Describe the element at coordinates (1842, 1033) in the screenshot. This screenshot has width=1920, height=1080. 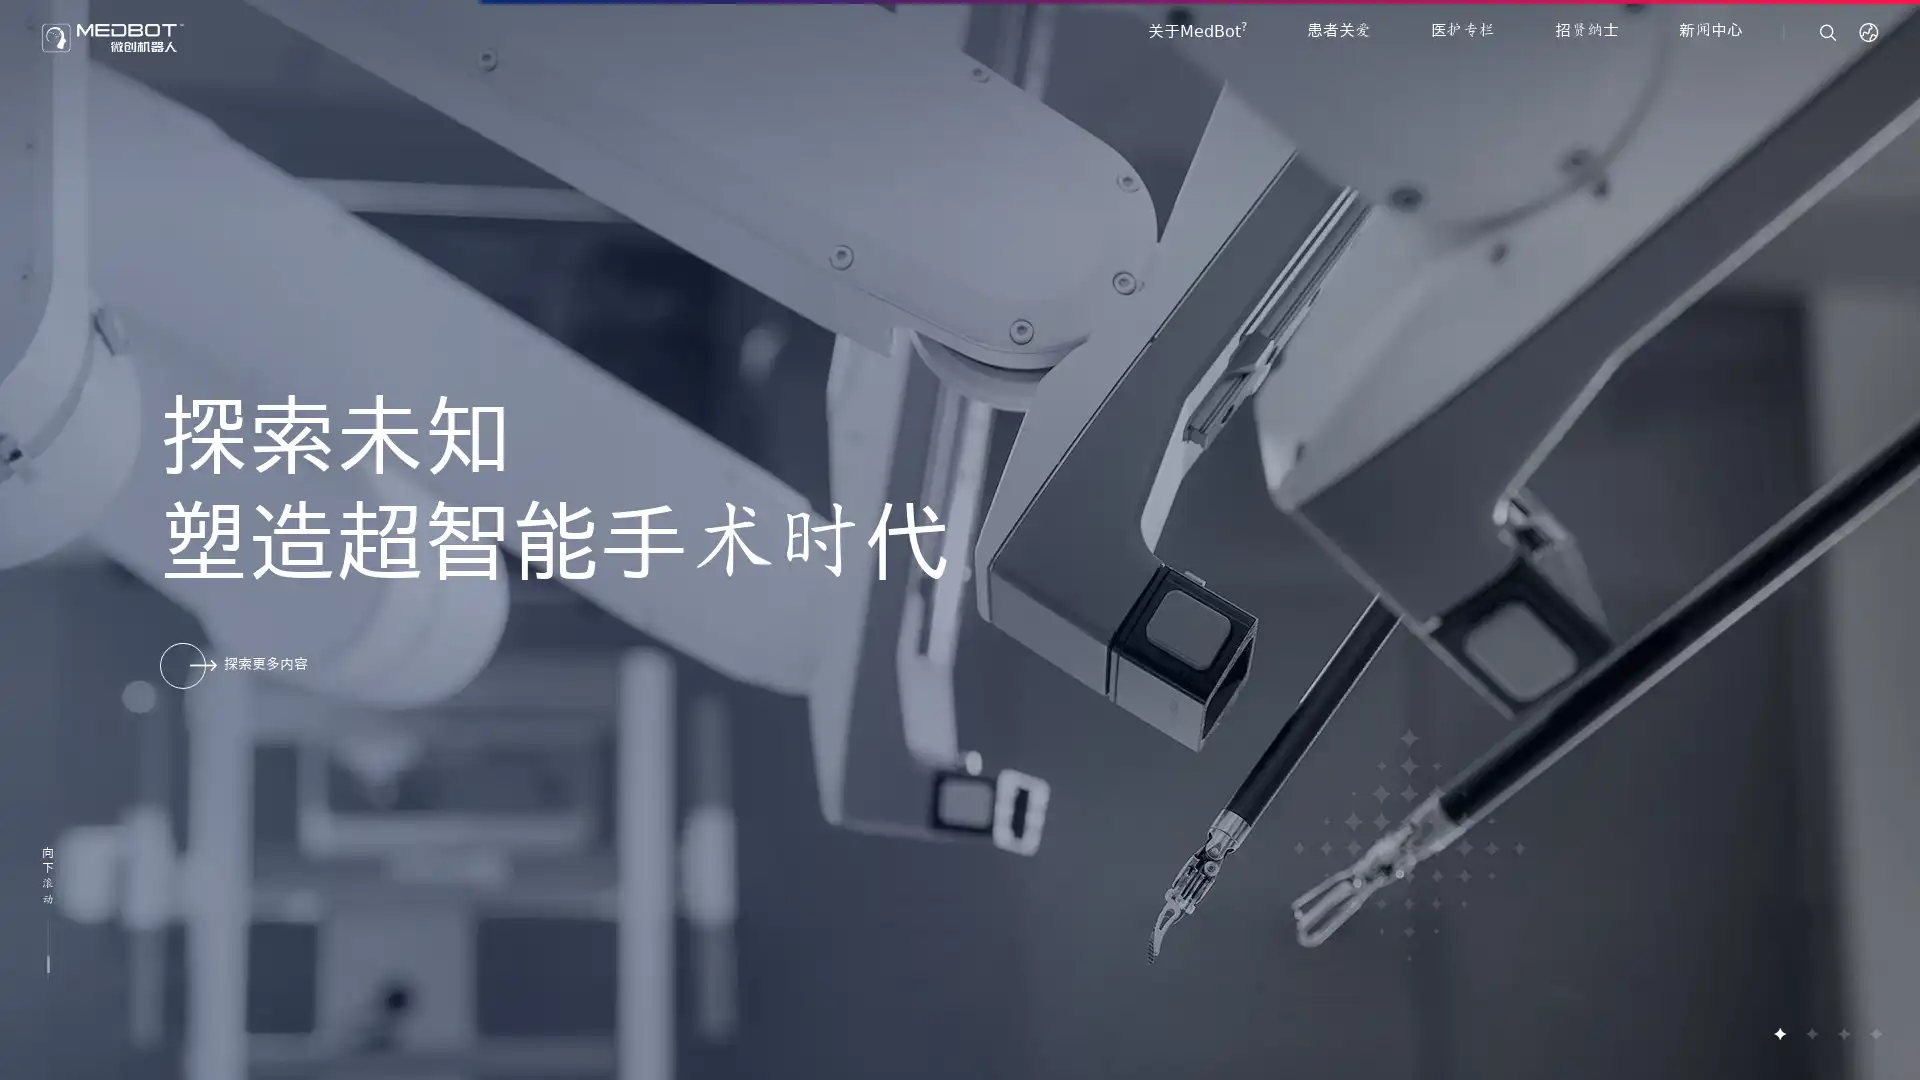
I see `Go to slide 3` at that location.